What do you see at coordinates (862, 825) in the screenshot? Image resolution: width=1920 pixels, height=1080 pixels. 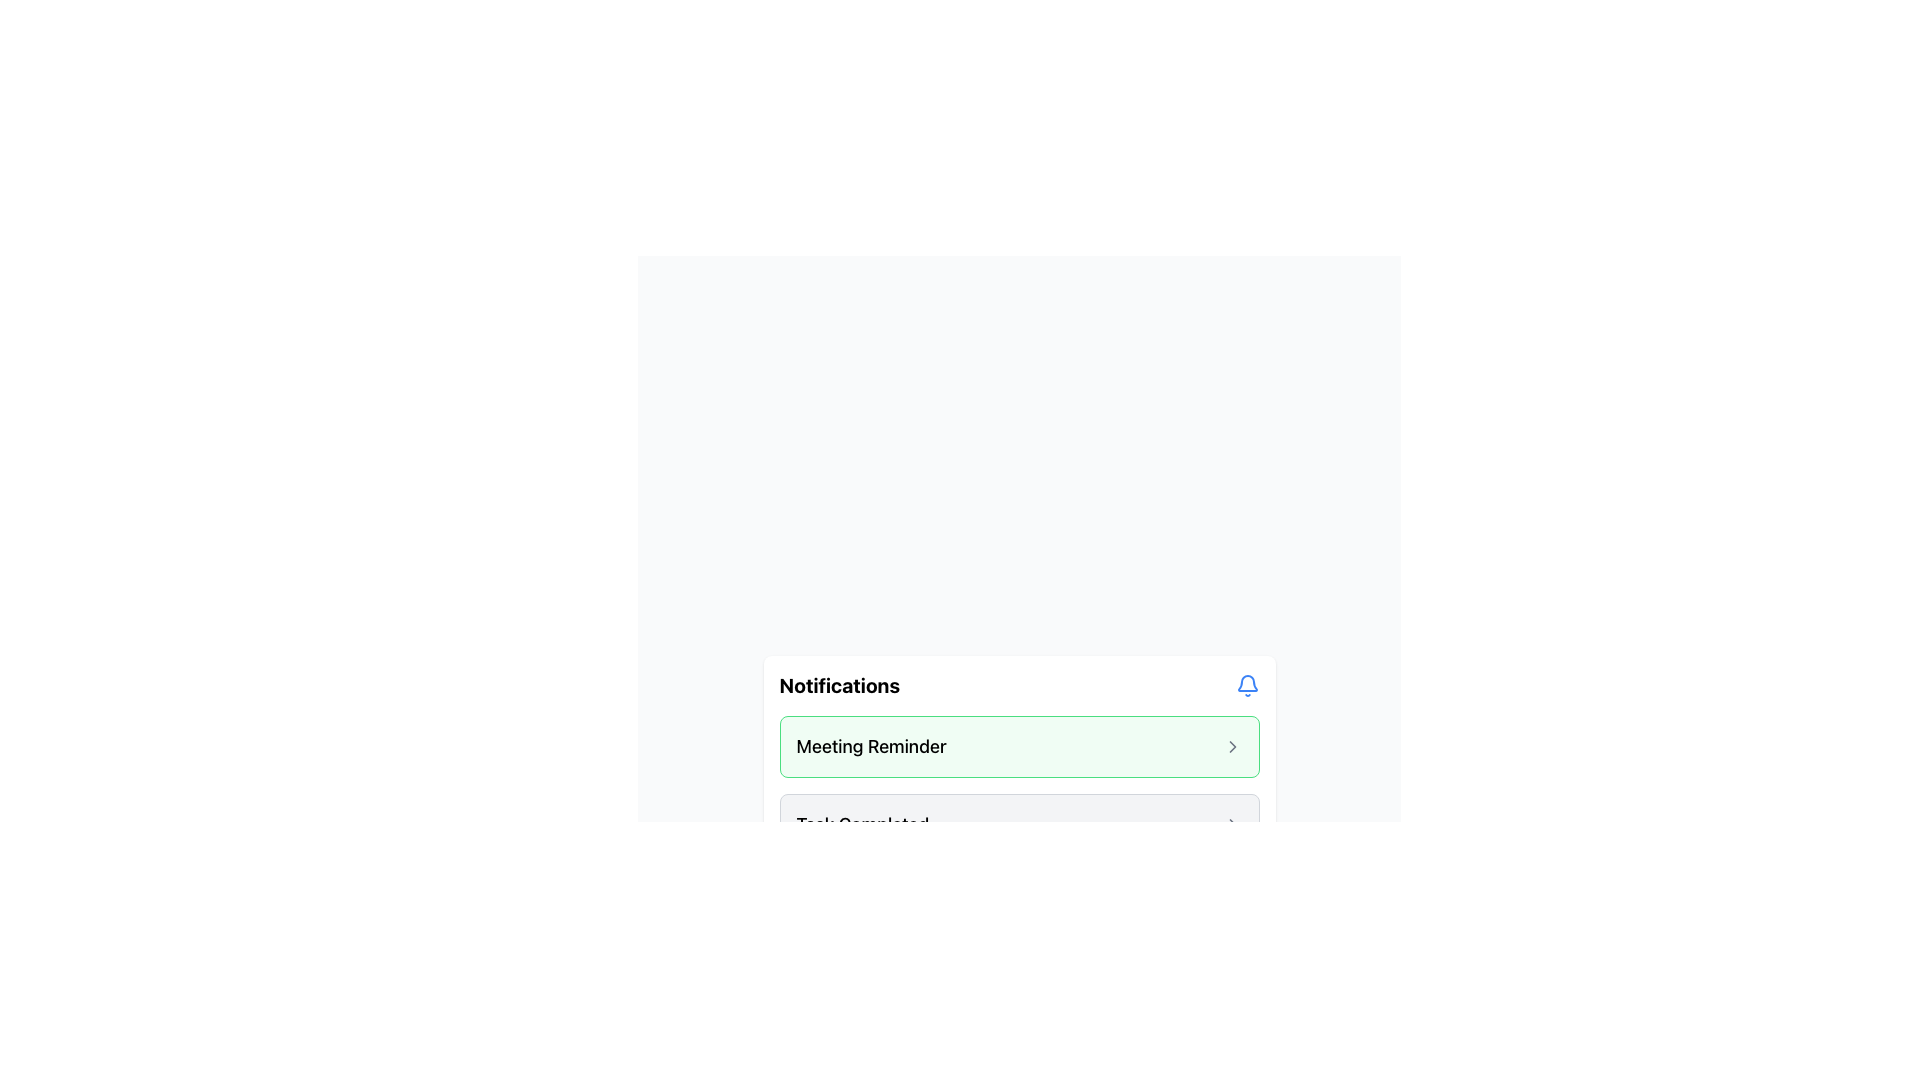 I see `the informational text label indicating task completion located in the second row of the notification list, below the 'Meeting Reminder' item` at bounding box center [862, 825].